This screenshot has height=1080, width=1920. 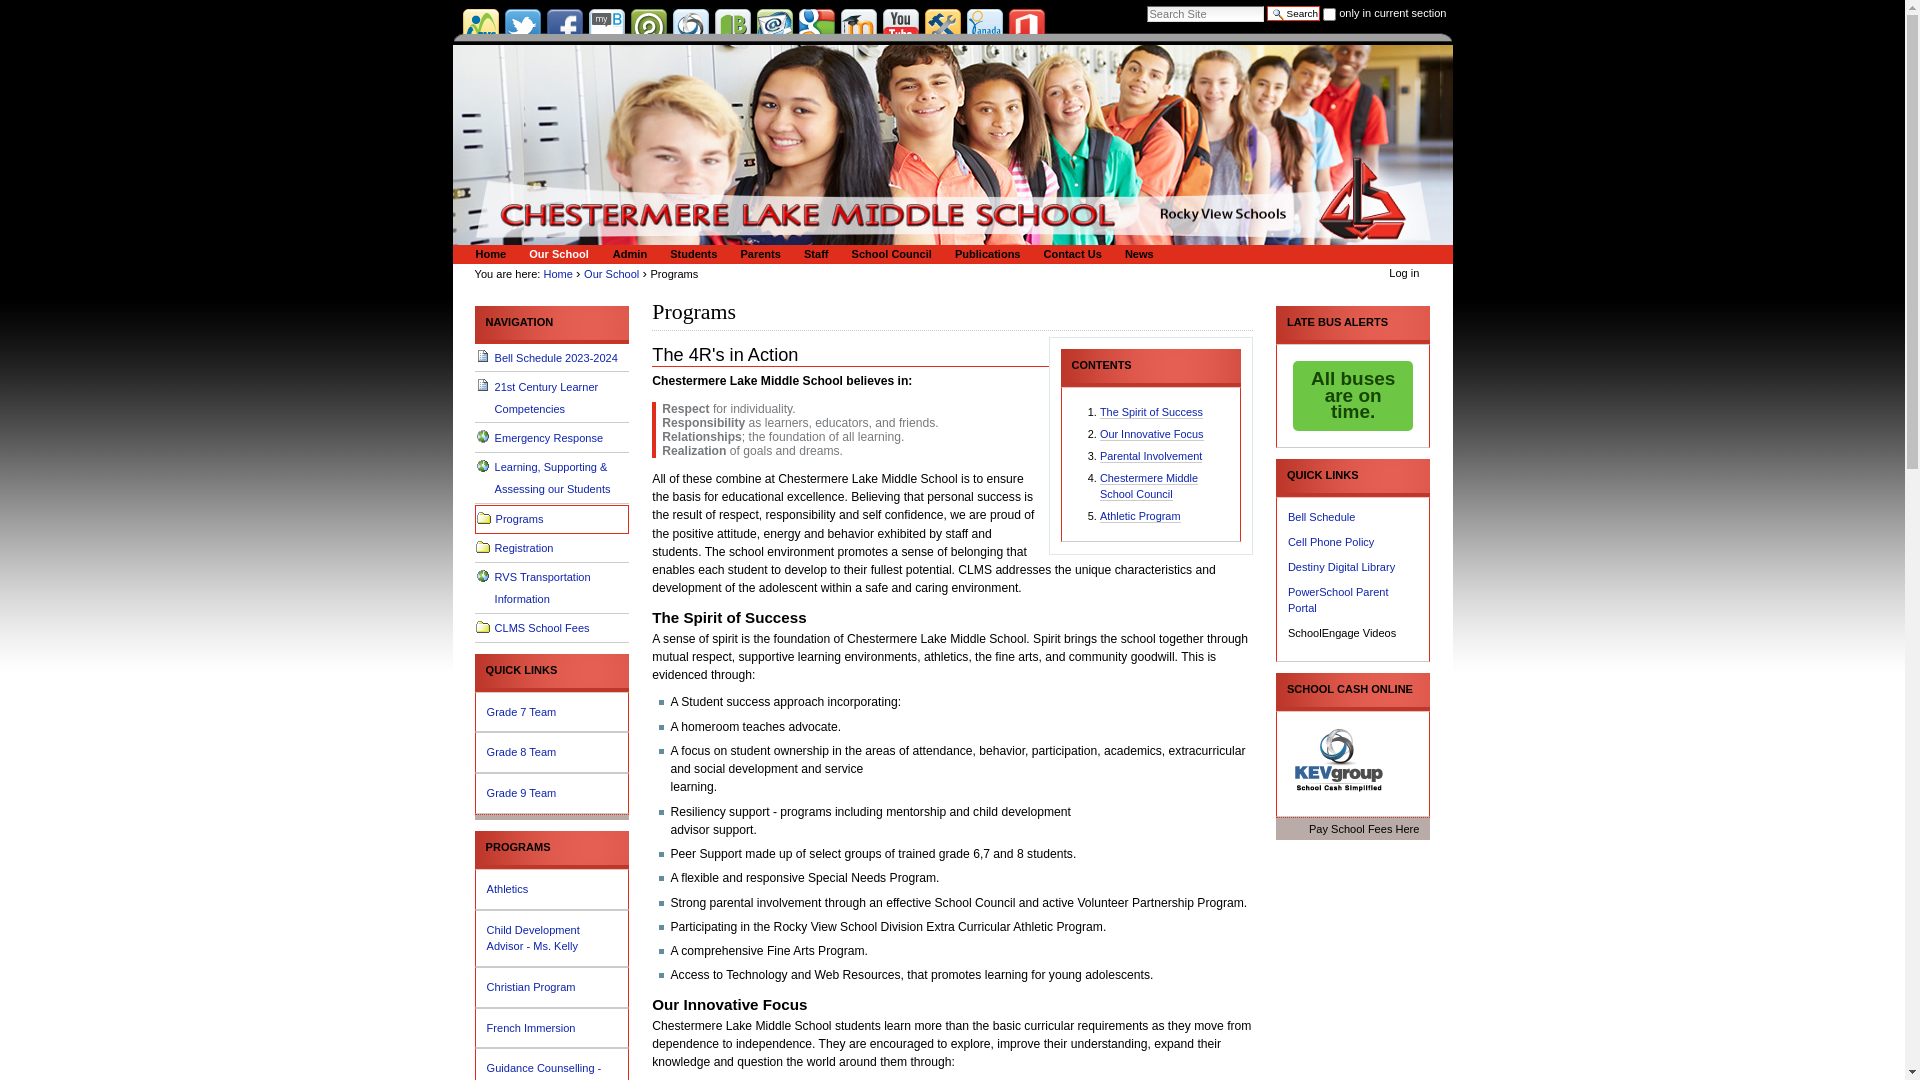 I want to click on 'Publications', so click(x=984, y=253).